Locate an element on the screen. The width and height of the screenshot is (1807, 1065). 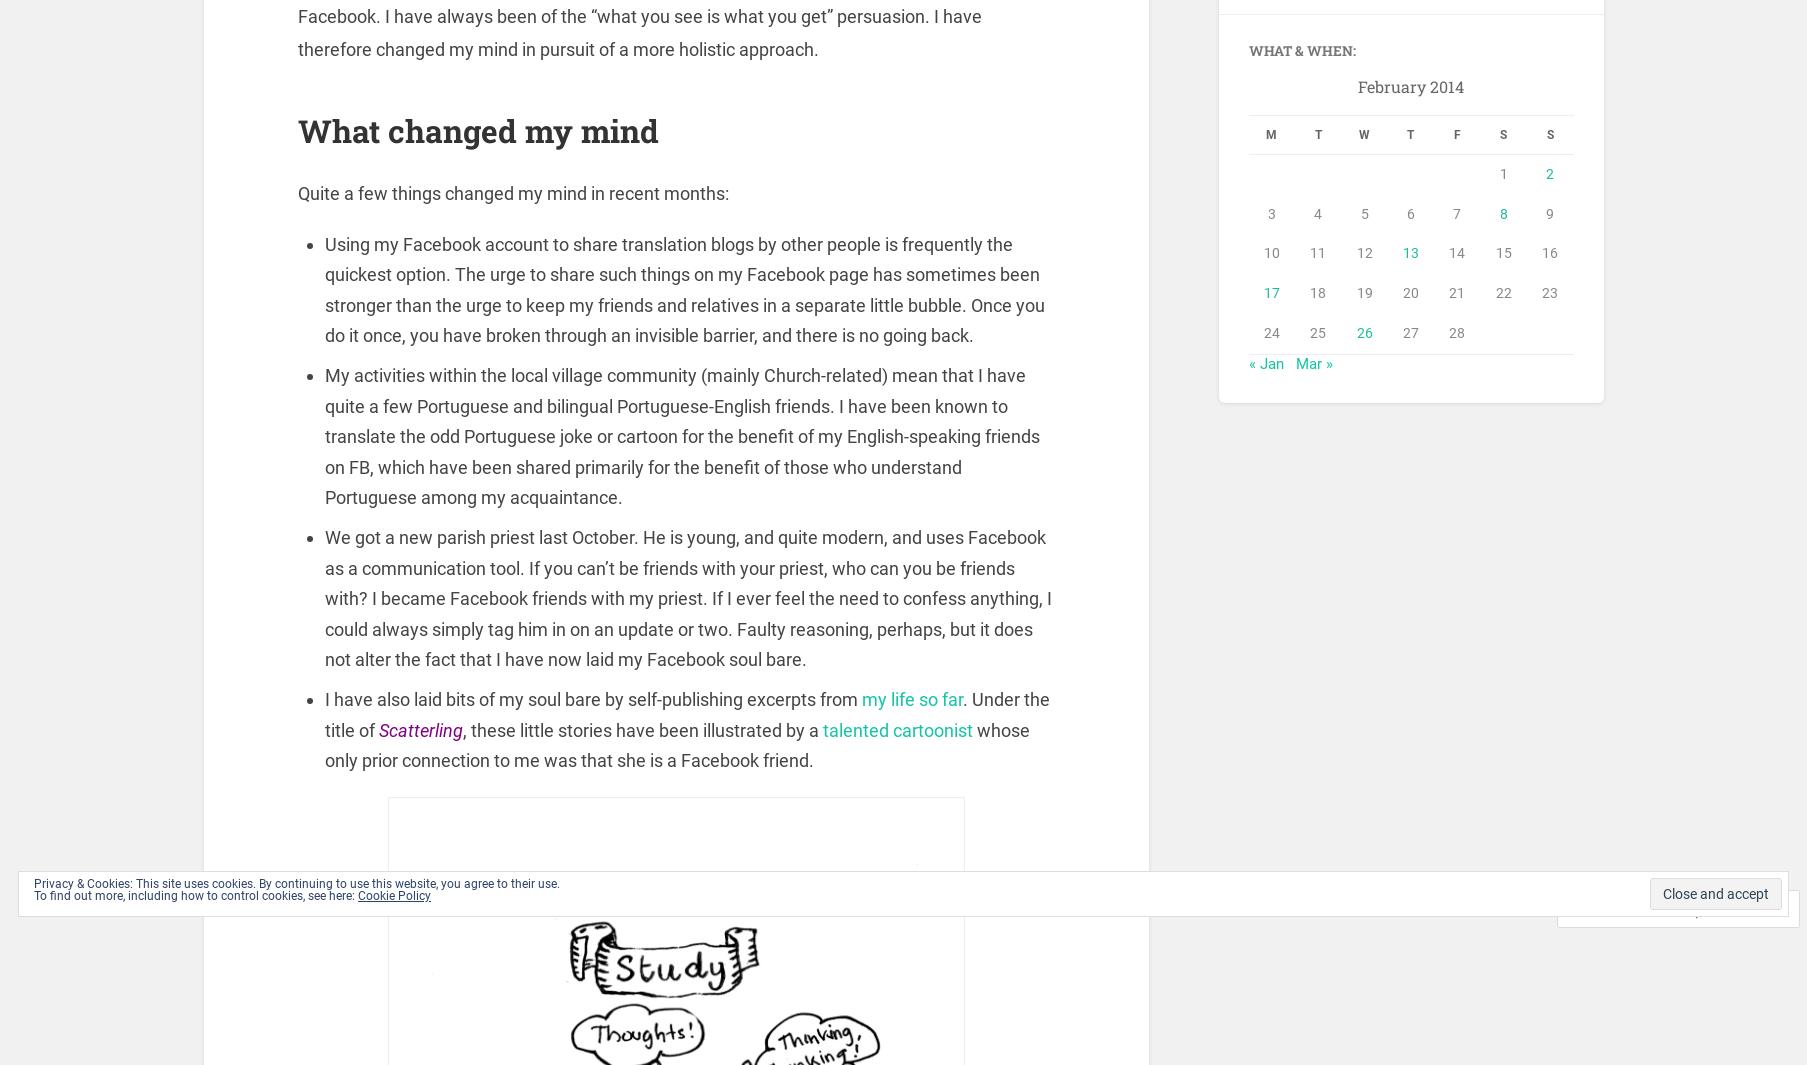
'F' is located at coordinates (1456, 137).